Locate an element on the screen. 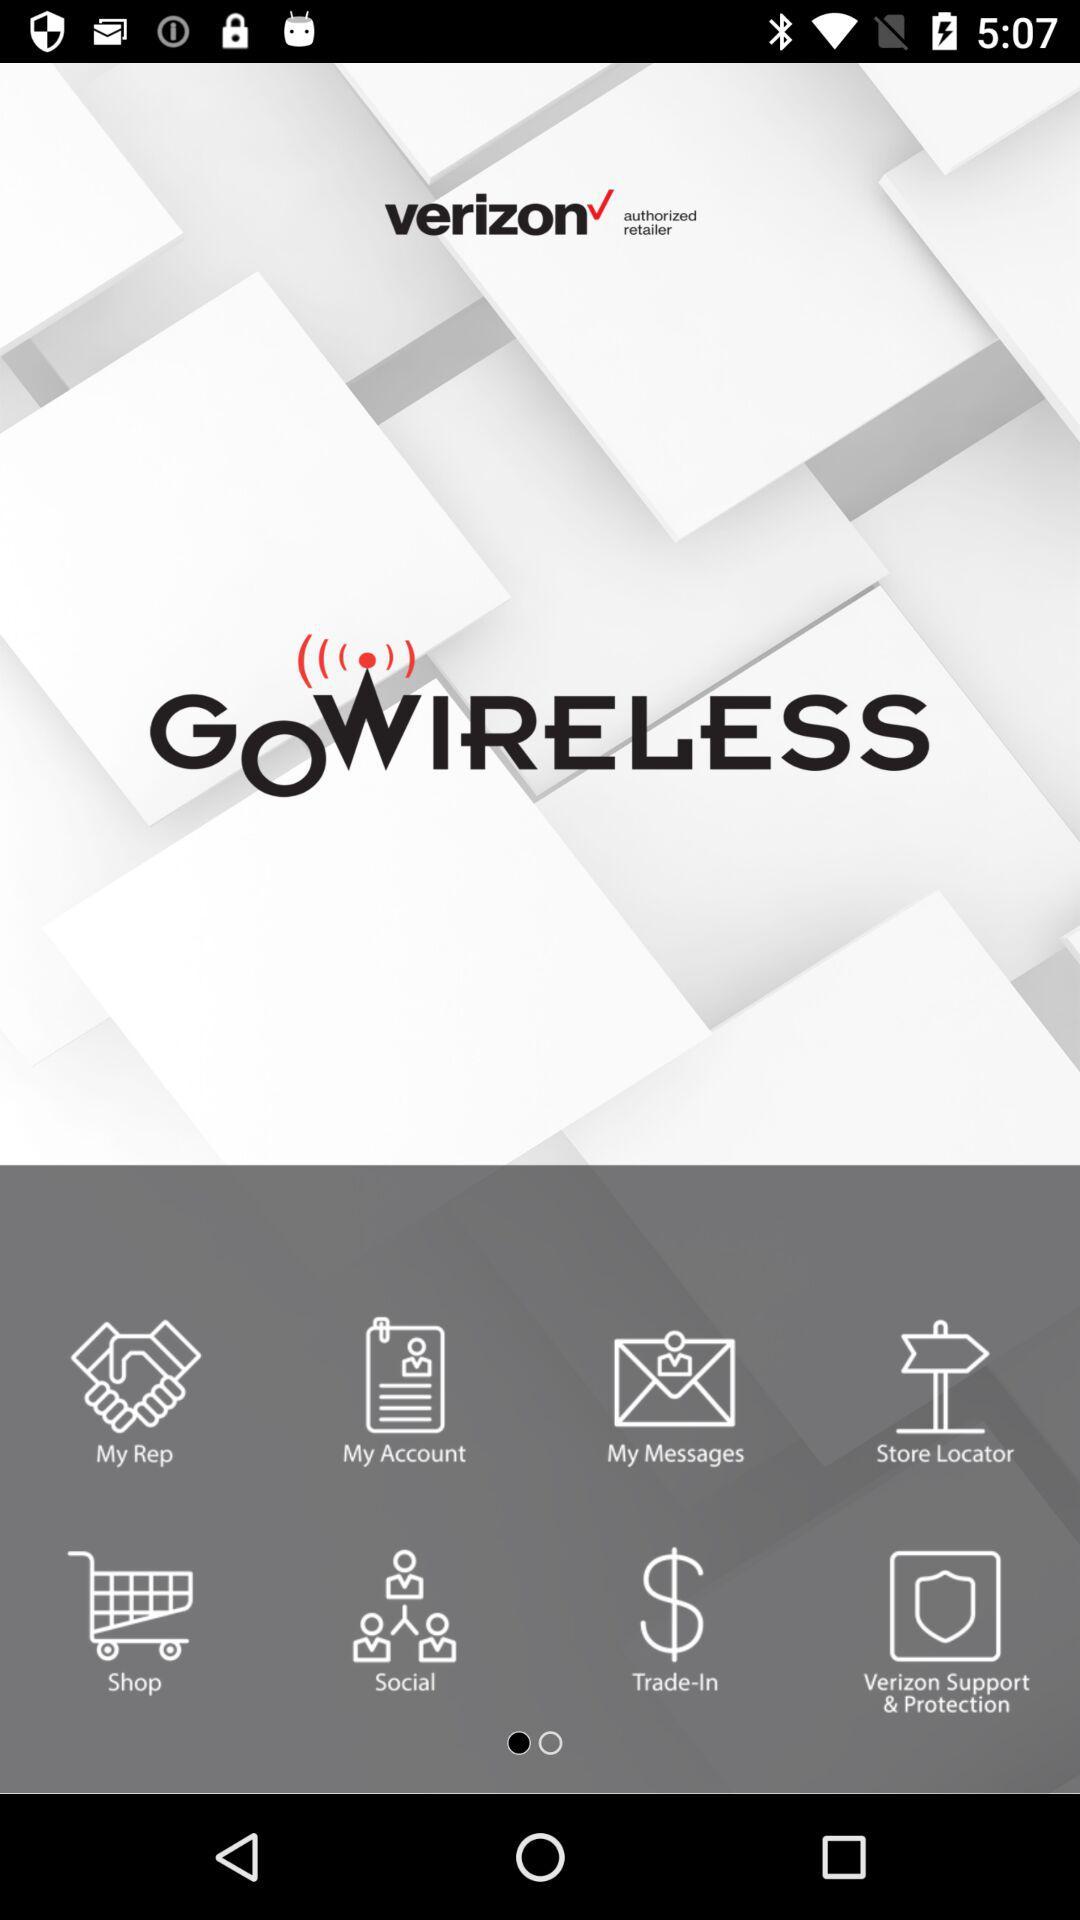 The image size is (1080, 1920). the settings icon is located at coordinates (405, 1620).